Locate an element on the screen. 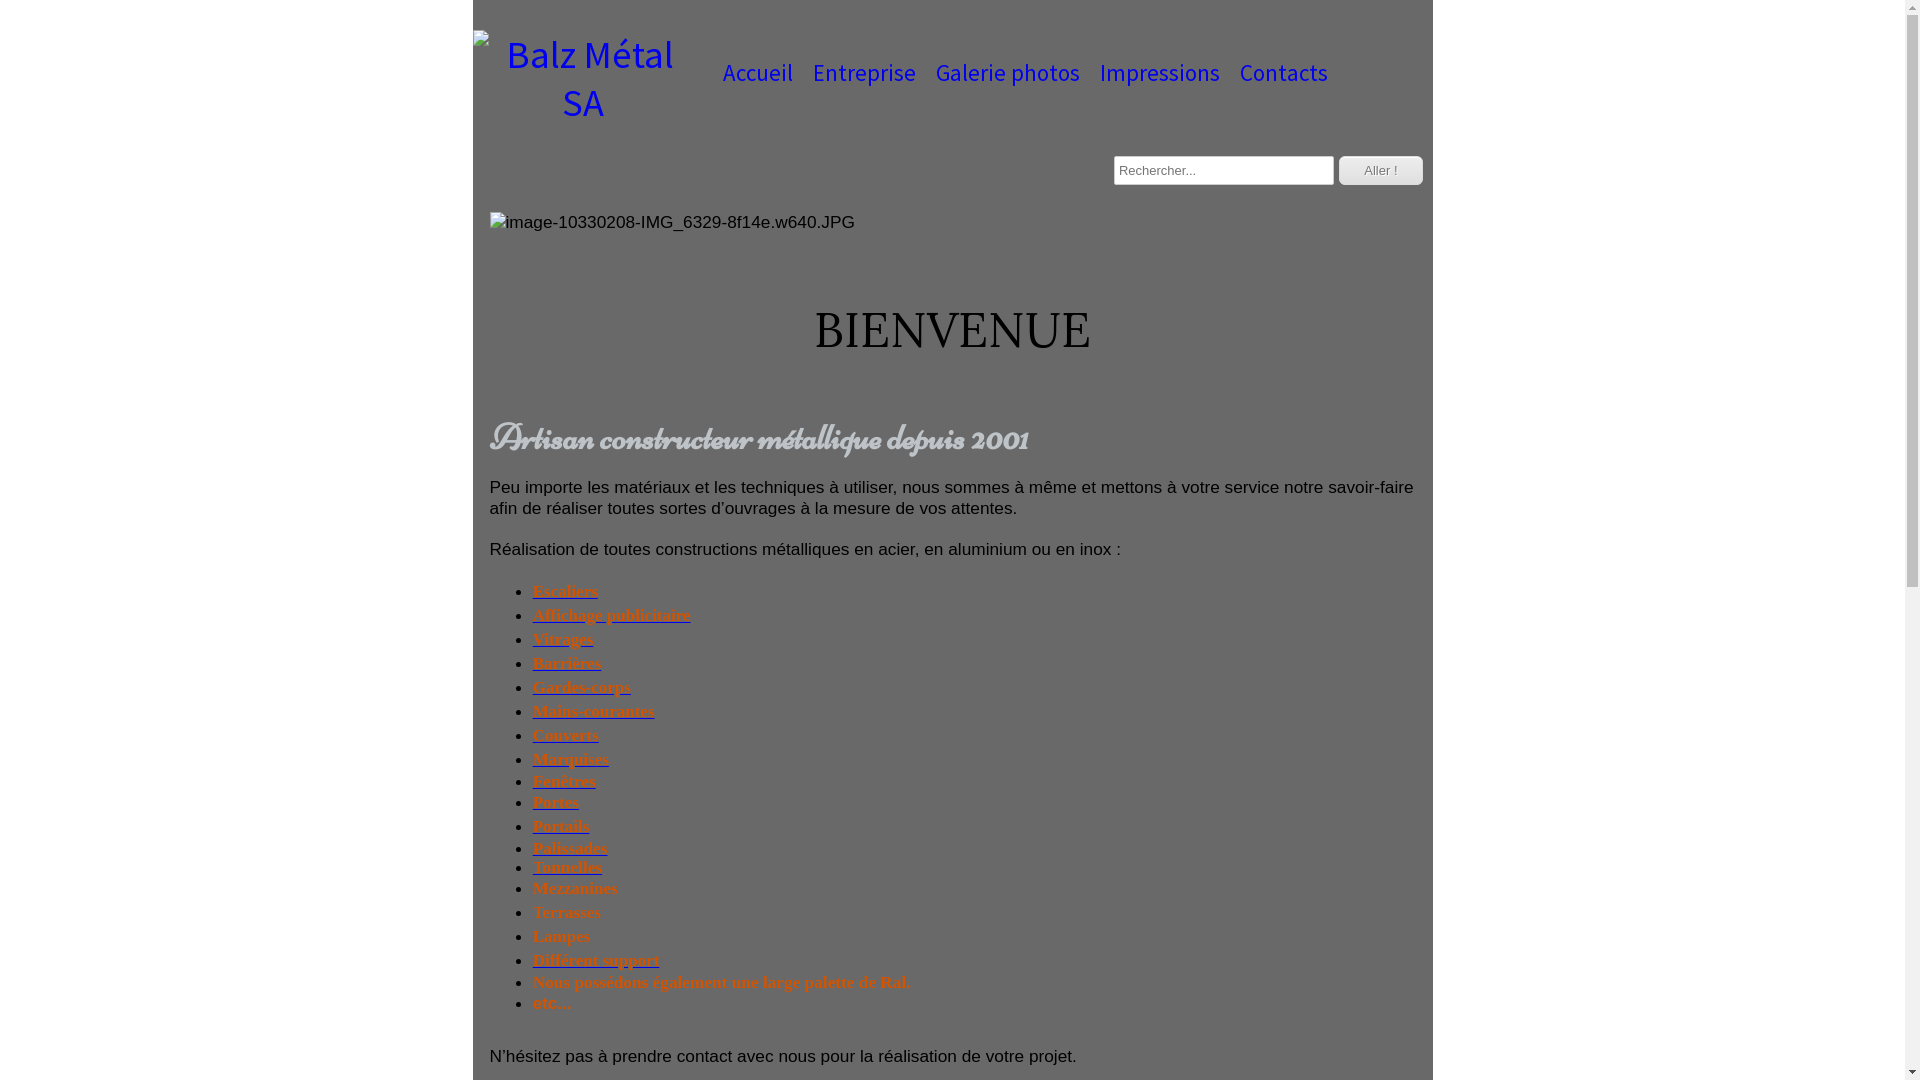 The height and width of the screenshot is (1080, 1920). 'Contacts' is located at coordinates (1283, 72).